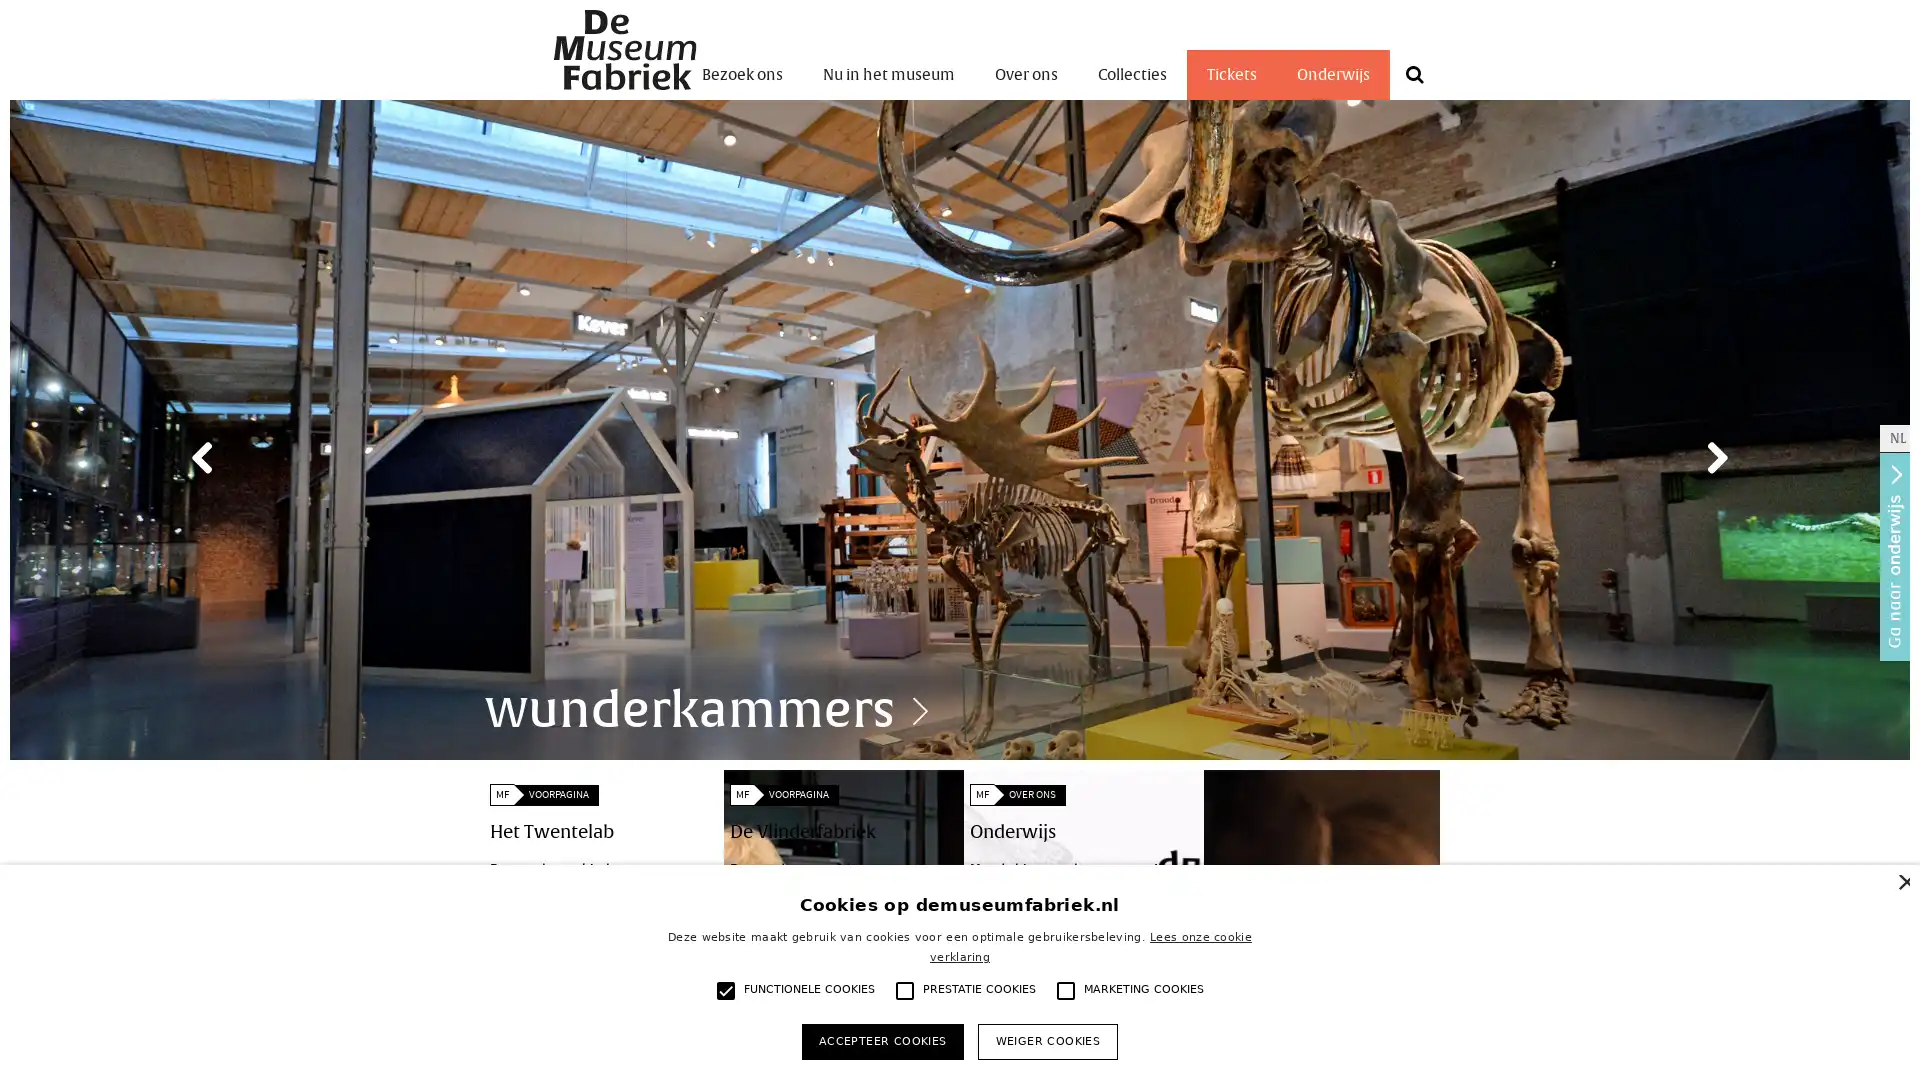 This screenshot has height=1080, width=1920. What do you see at coordinates (1046, 1040) in the screenshot?
I see `WEIGER COOKIES` at bounding box center [1046, 1040].